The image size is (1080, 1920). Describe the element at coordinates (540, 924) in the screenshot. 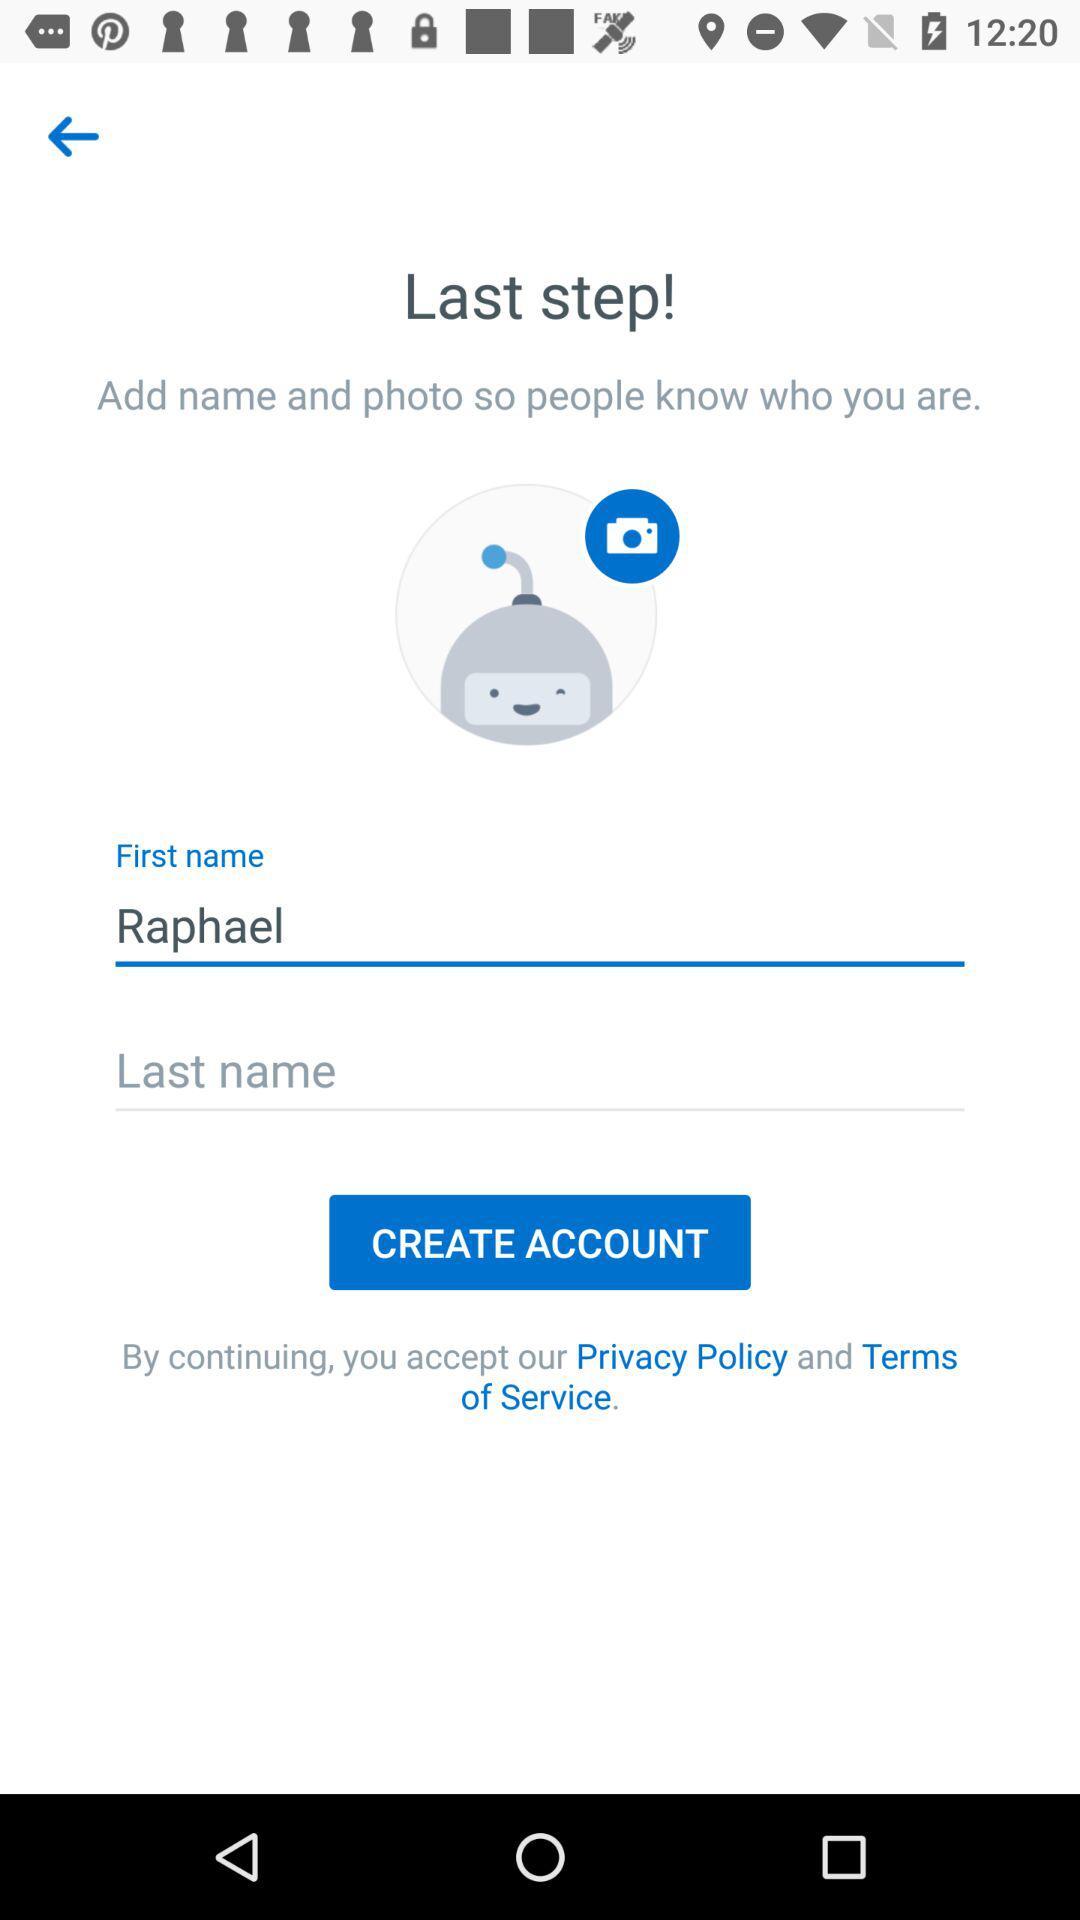

I see `the raphael item` at that location.